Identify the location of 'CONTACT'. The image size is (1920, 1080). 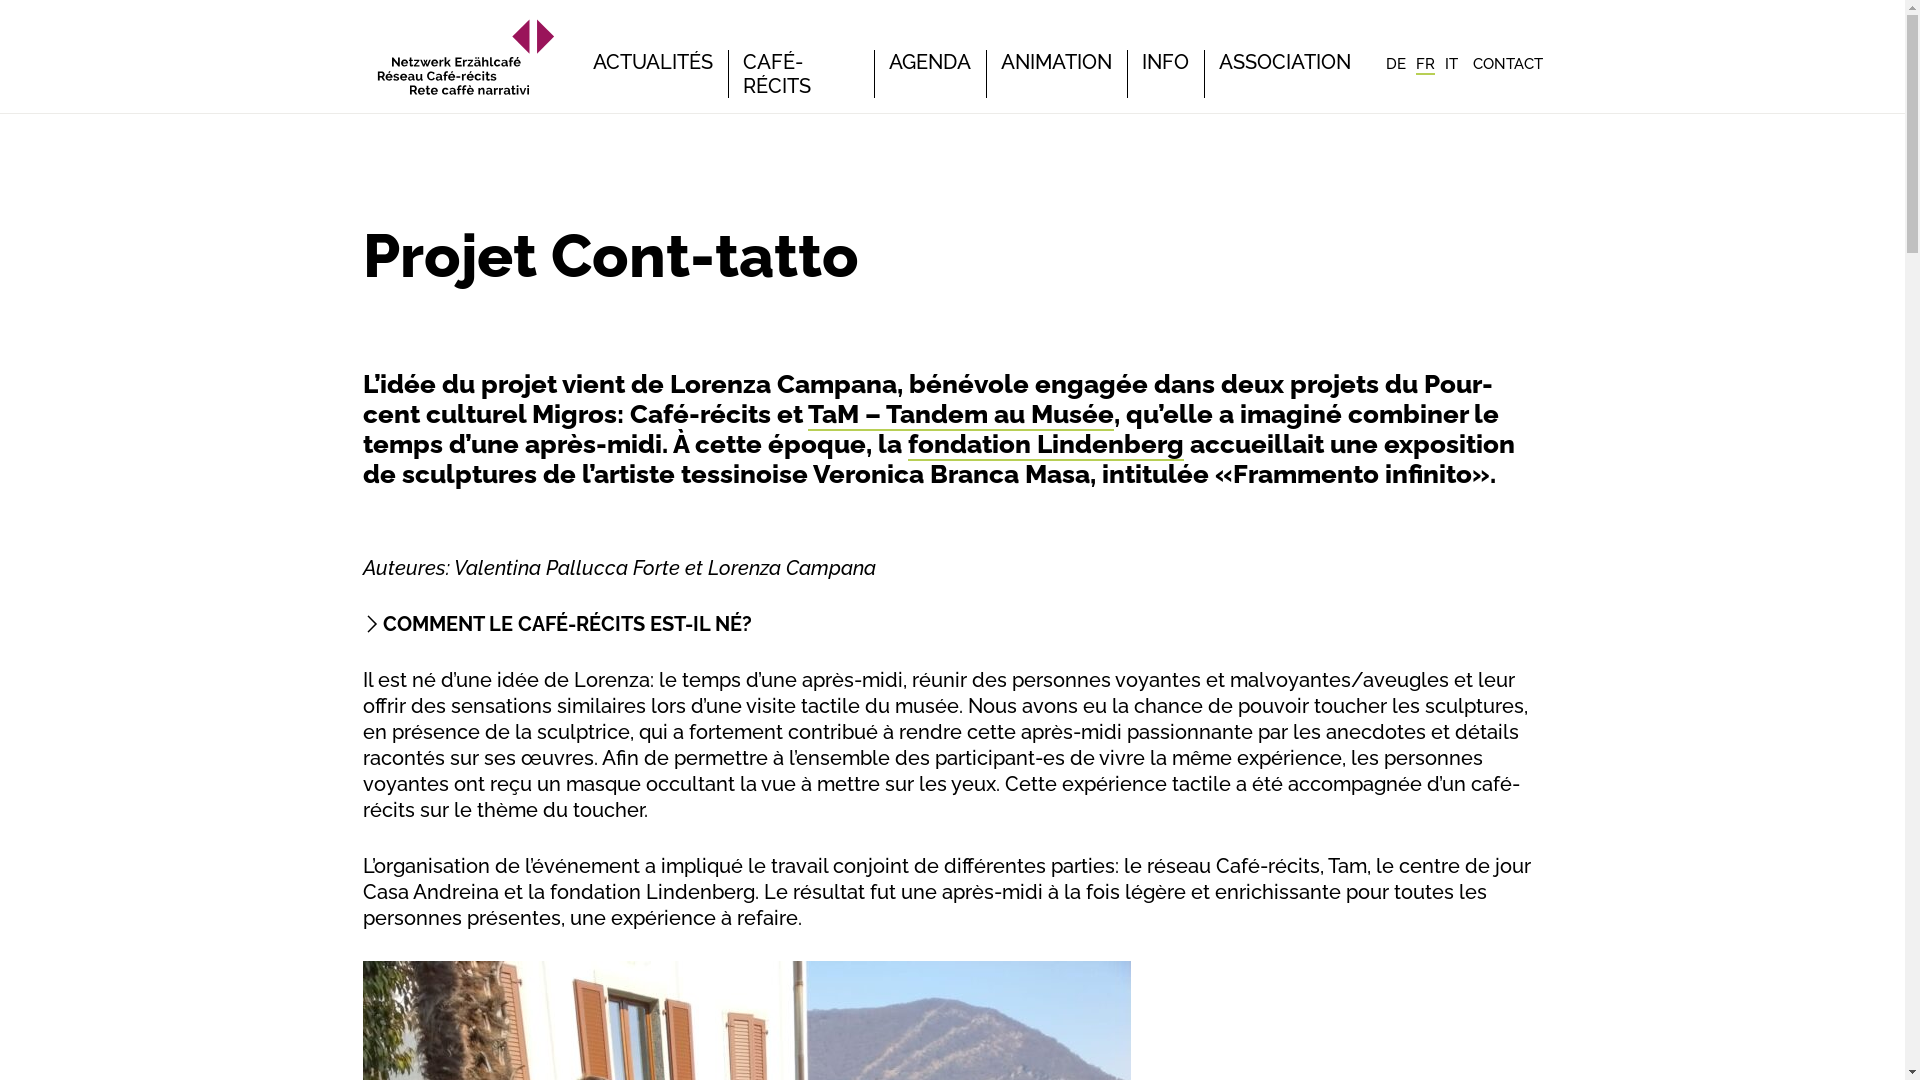
(1507, 63).